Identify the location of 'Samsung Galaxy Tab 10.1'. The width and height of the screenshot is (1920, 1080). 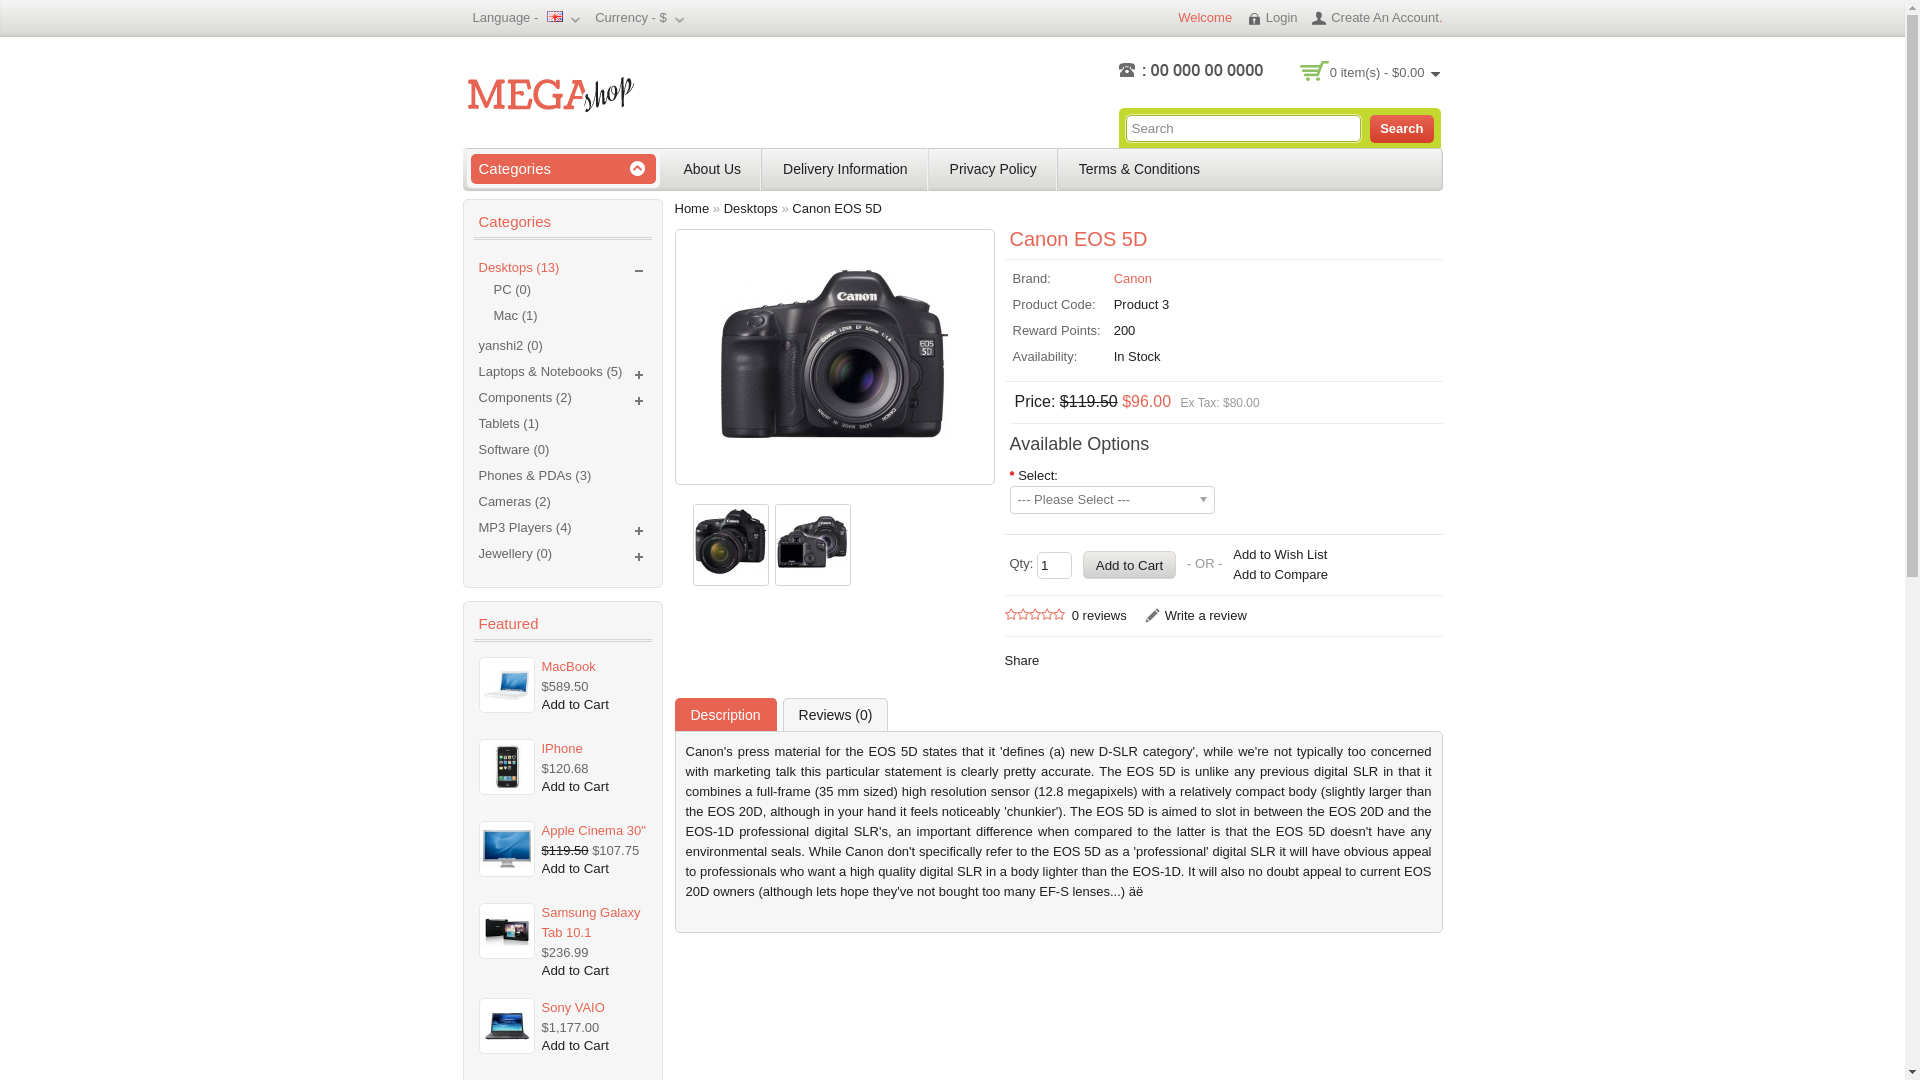
(539, 922).